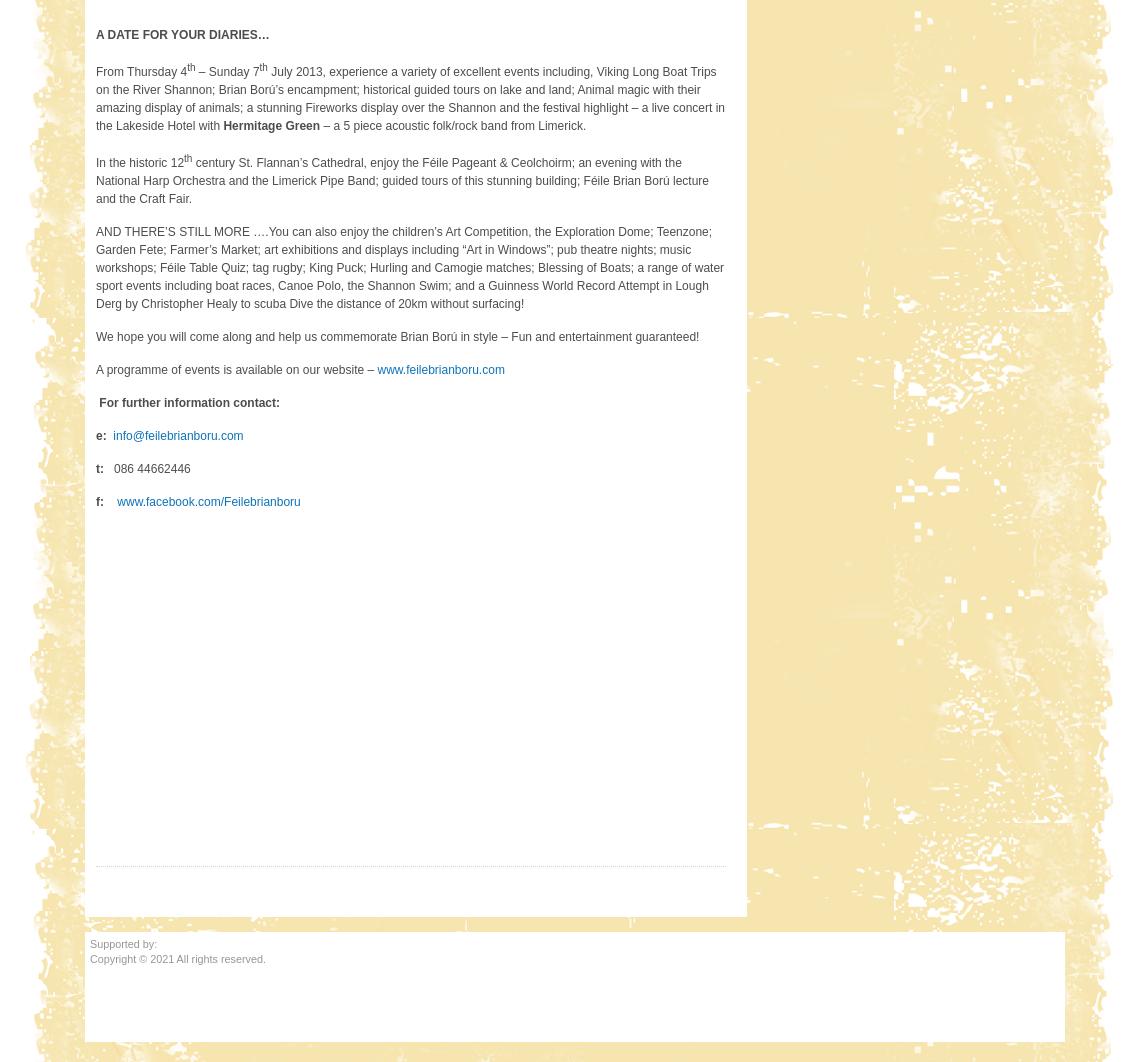  What do you see at coordinates (177, 433) in the screenshot?
I see `'info@feilebrianboru.com'` at bounding box center [177, 433].